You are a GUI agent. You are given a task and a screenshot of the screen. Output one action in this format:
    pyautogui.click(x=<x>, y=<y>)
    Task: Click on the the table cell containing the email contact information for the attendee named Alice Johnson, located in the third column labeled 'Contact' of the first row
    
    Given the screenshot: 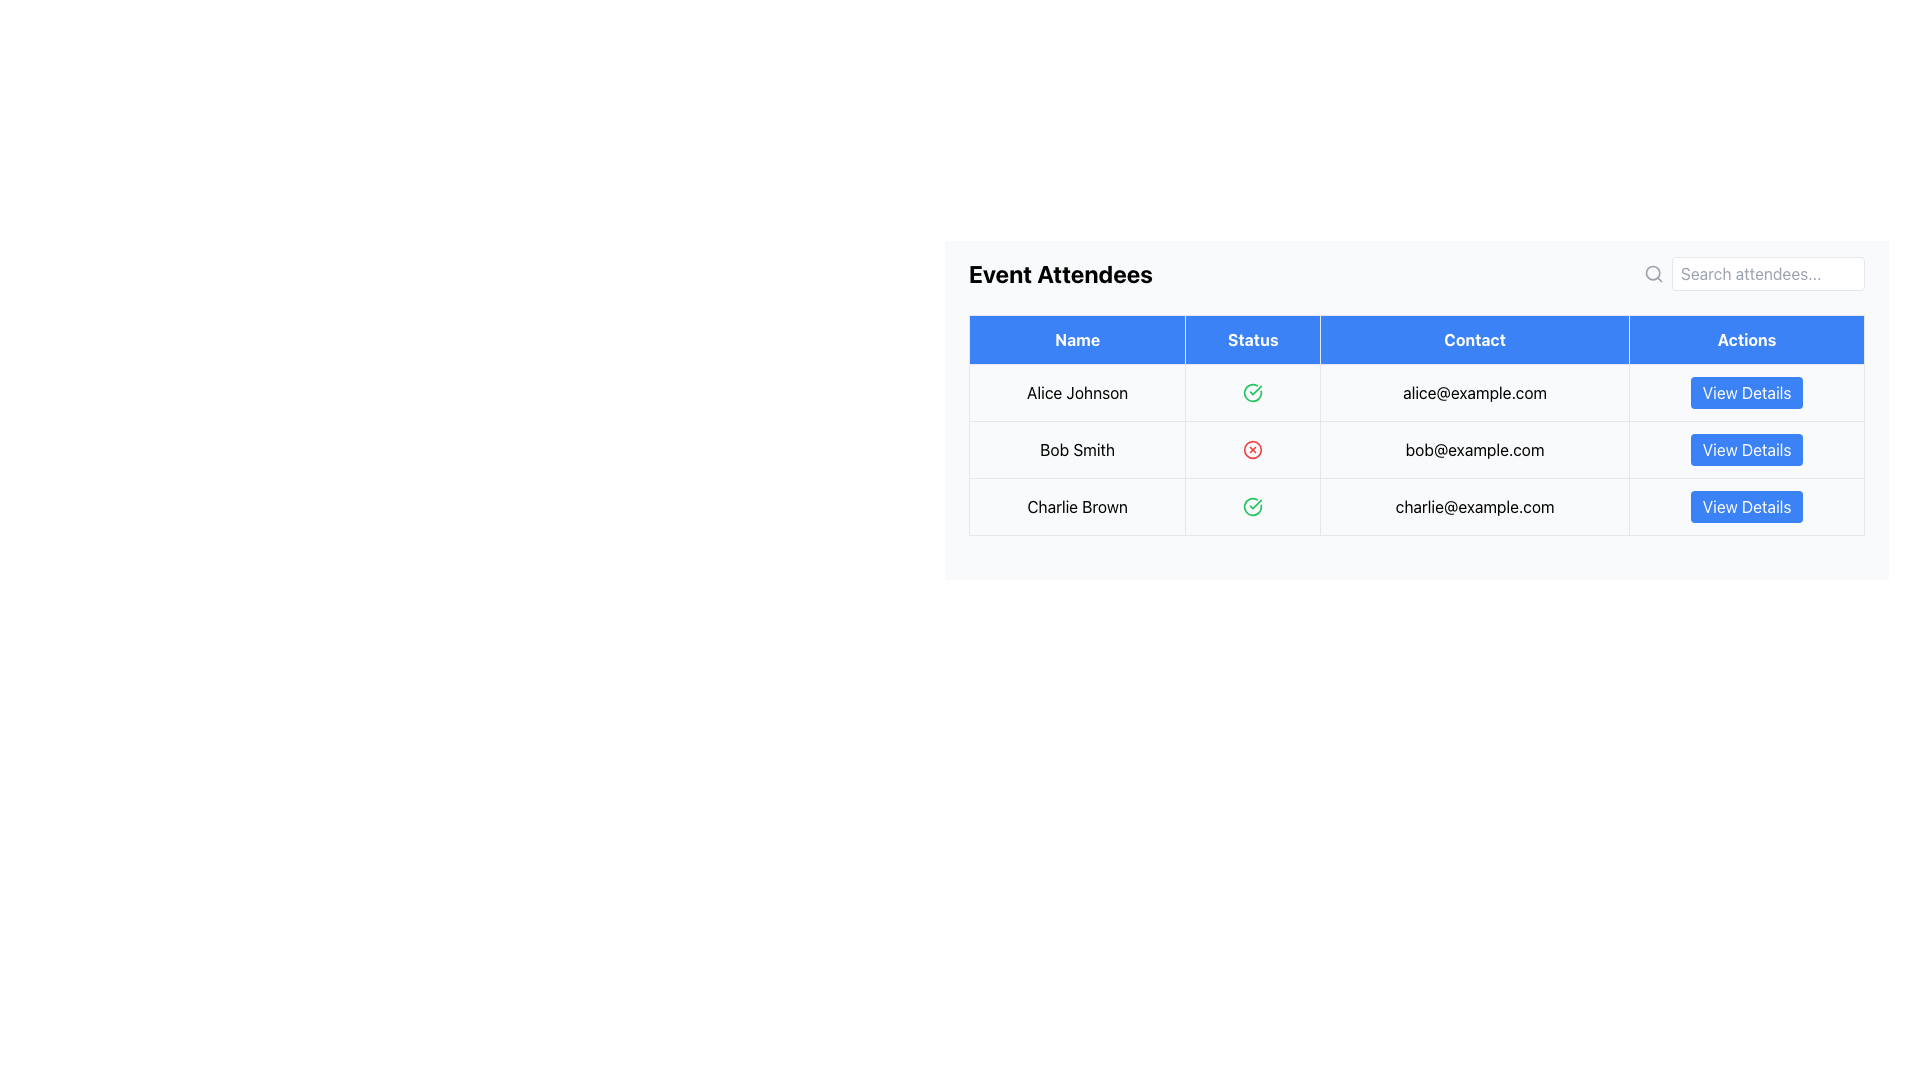 What is the action you would take?
    pyautogui.click(x=1475, y=393)
    